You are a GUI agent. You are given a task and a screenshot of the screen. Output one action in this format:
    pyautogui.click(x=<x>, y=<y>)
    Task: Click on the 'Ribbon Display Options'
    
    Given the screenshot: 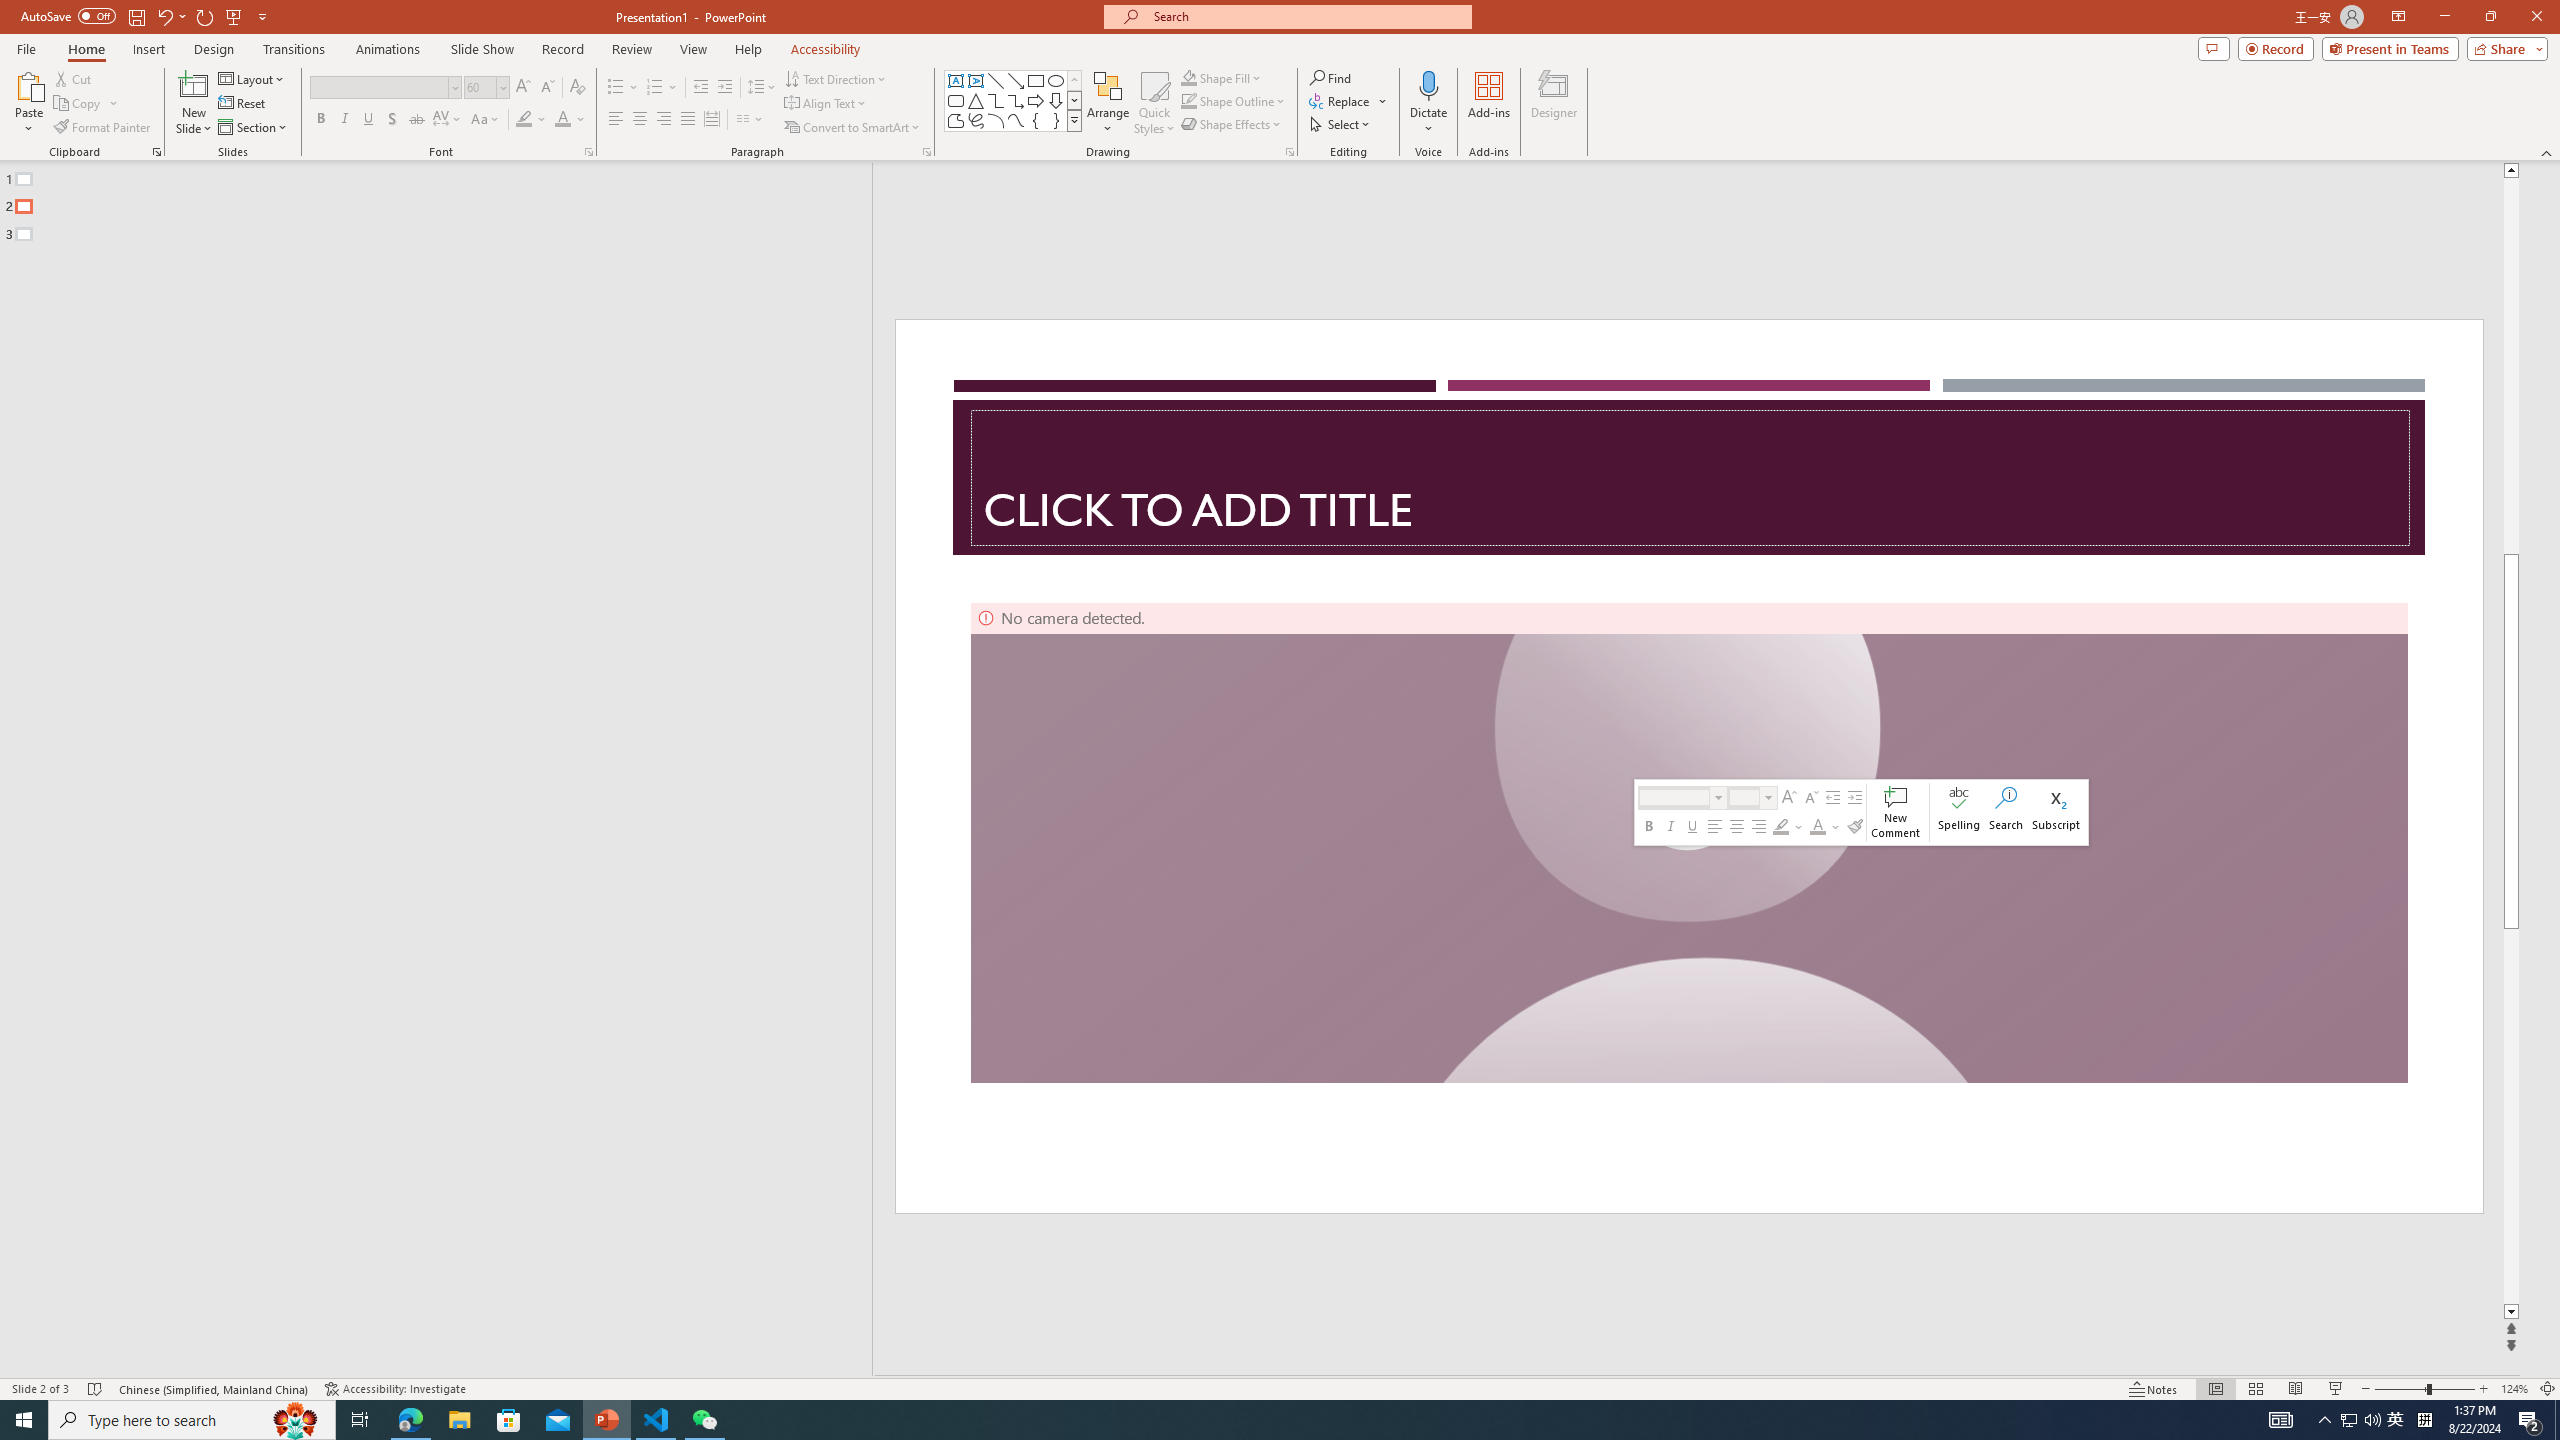 What is the action you would take?
    pyautogui.click(x=2397, y=16)
    